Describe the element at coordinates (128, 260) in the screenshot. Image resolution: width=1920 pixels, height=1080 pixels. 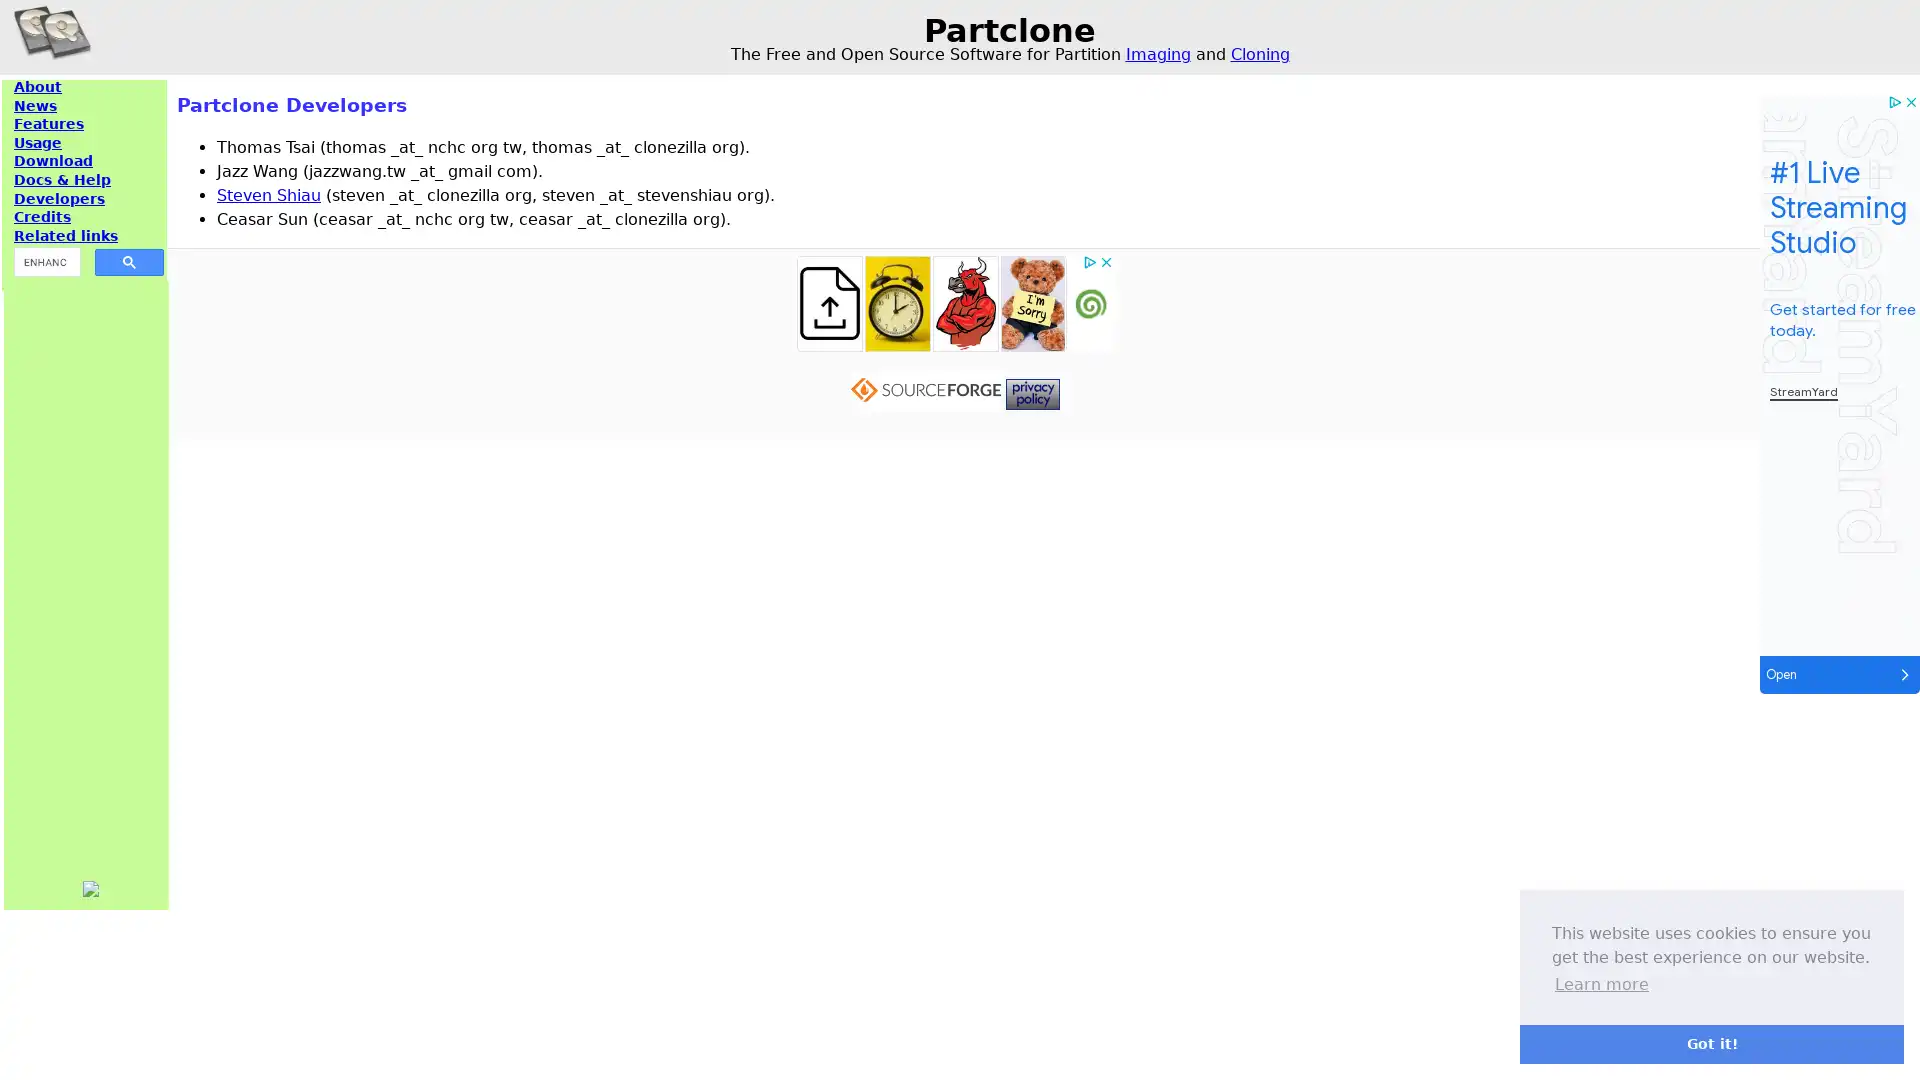
I see `search` at that location.